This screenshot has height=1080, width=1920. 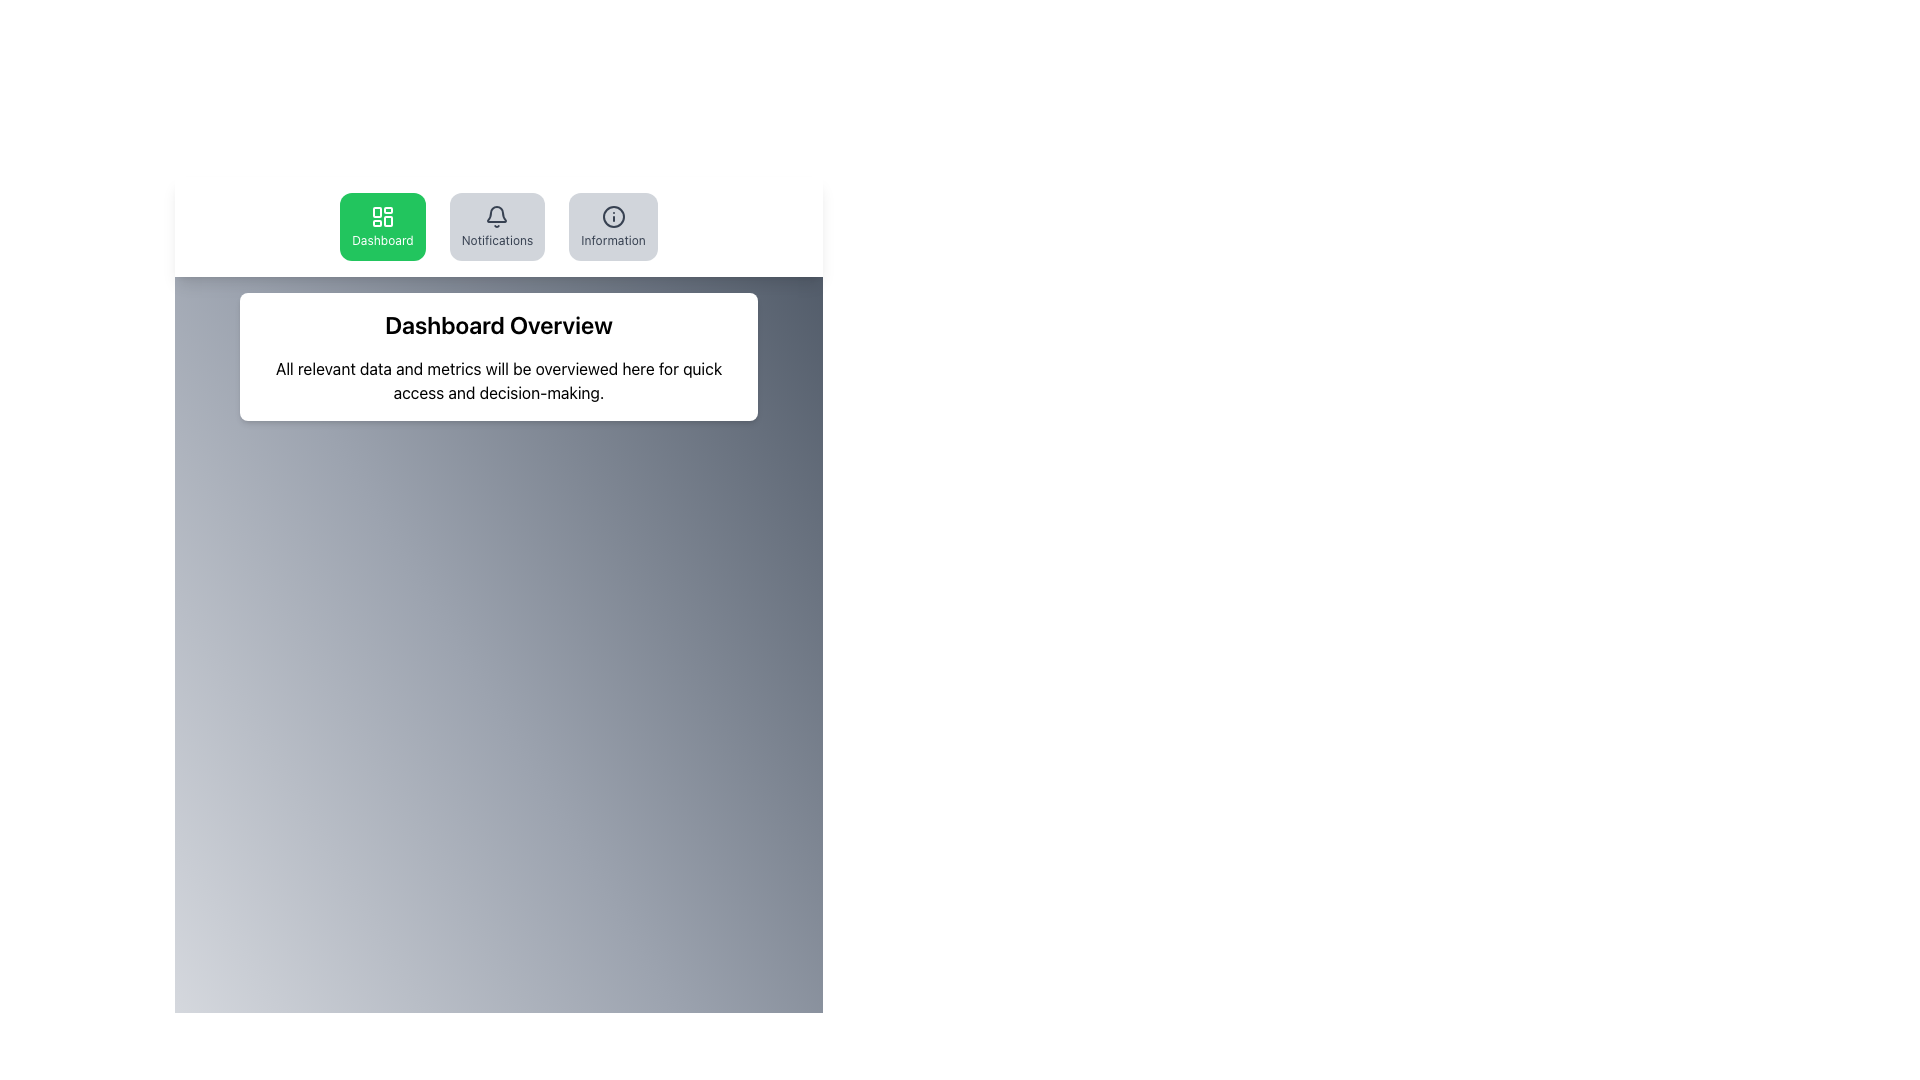 What do you see at coordinates (382, 216) in the screenshot?
I see `the Dashboard icon, which is prominently placed on the green background of the Dashboard section and located to the left of Notifications and Information in the navigation bar` at bounding box center [382, 216].